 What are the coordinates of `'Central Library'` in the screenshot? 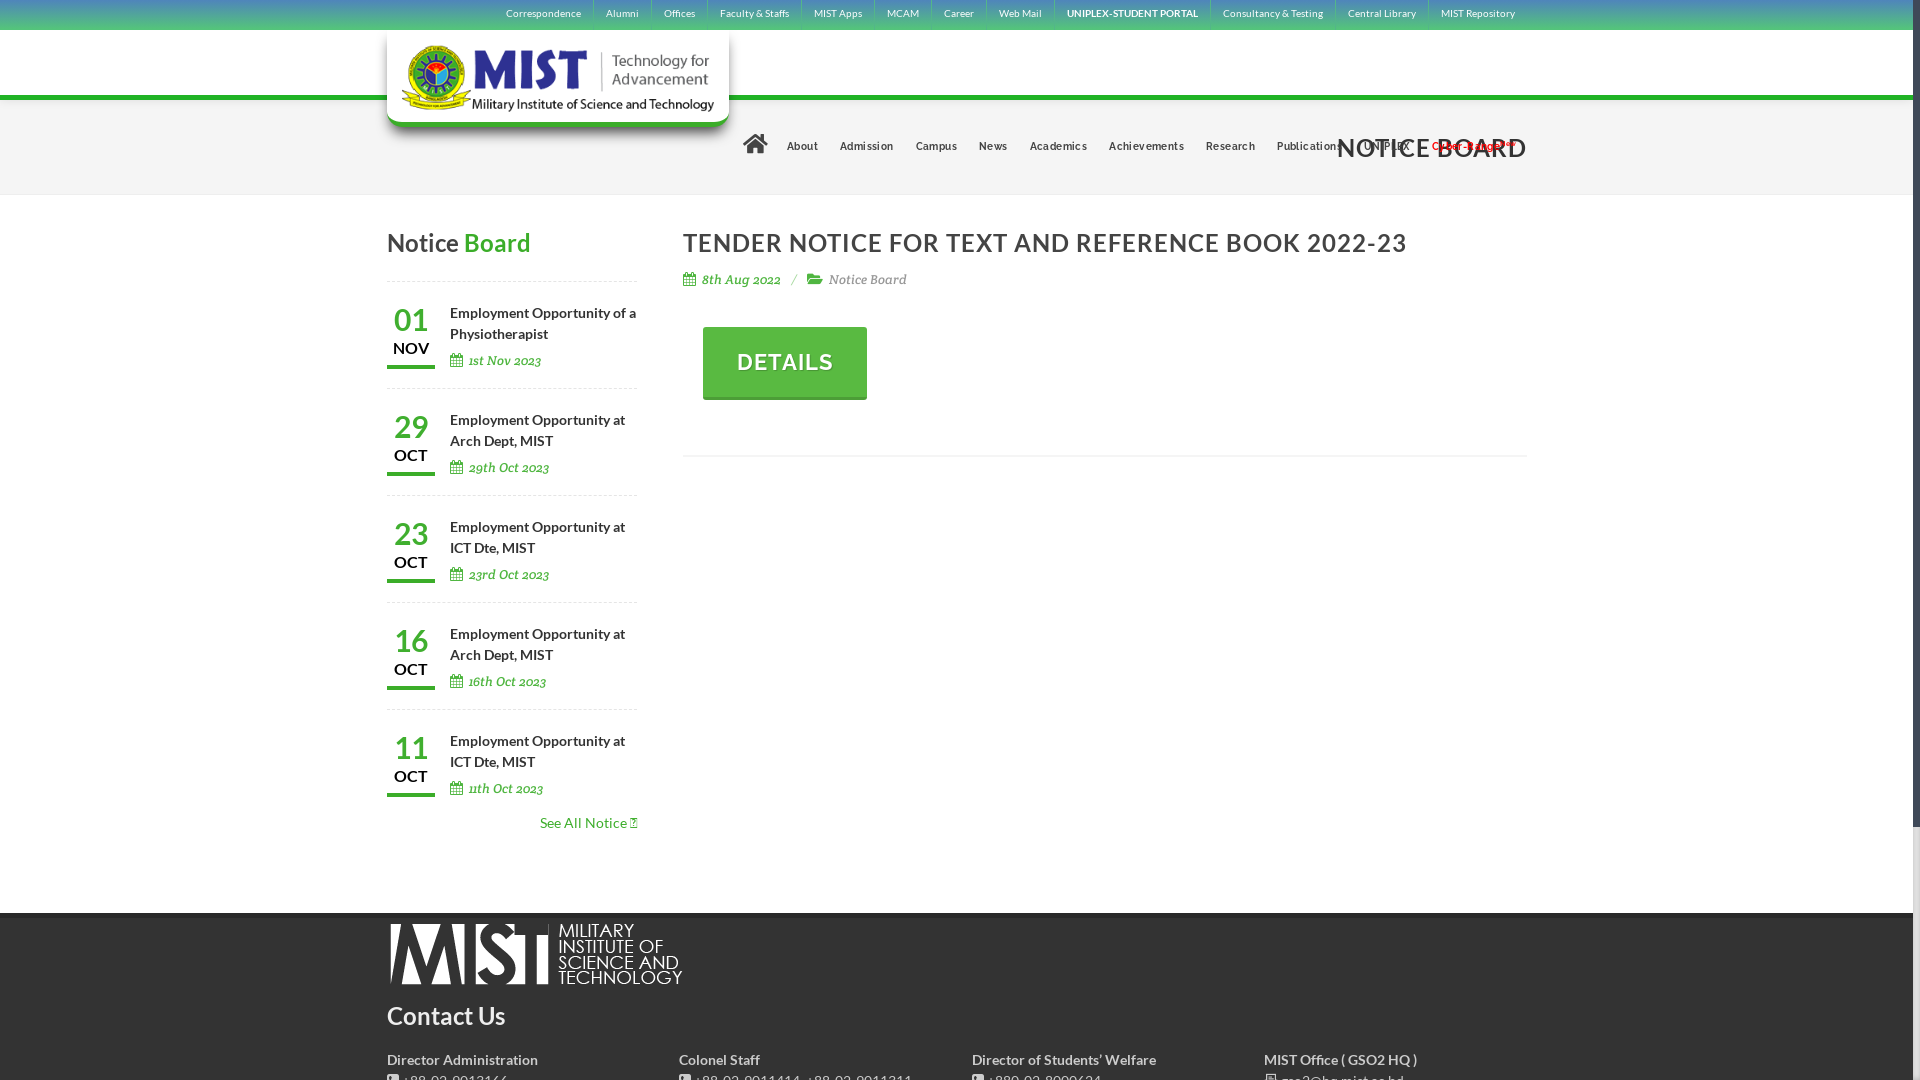 It's located at (1381, 15).